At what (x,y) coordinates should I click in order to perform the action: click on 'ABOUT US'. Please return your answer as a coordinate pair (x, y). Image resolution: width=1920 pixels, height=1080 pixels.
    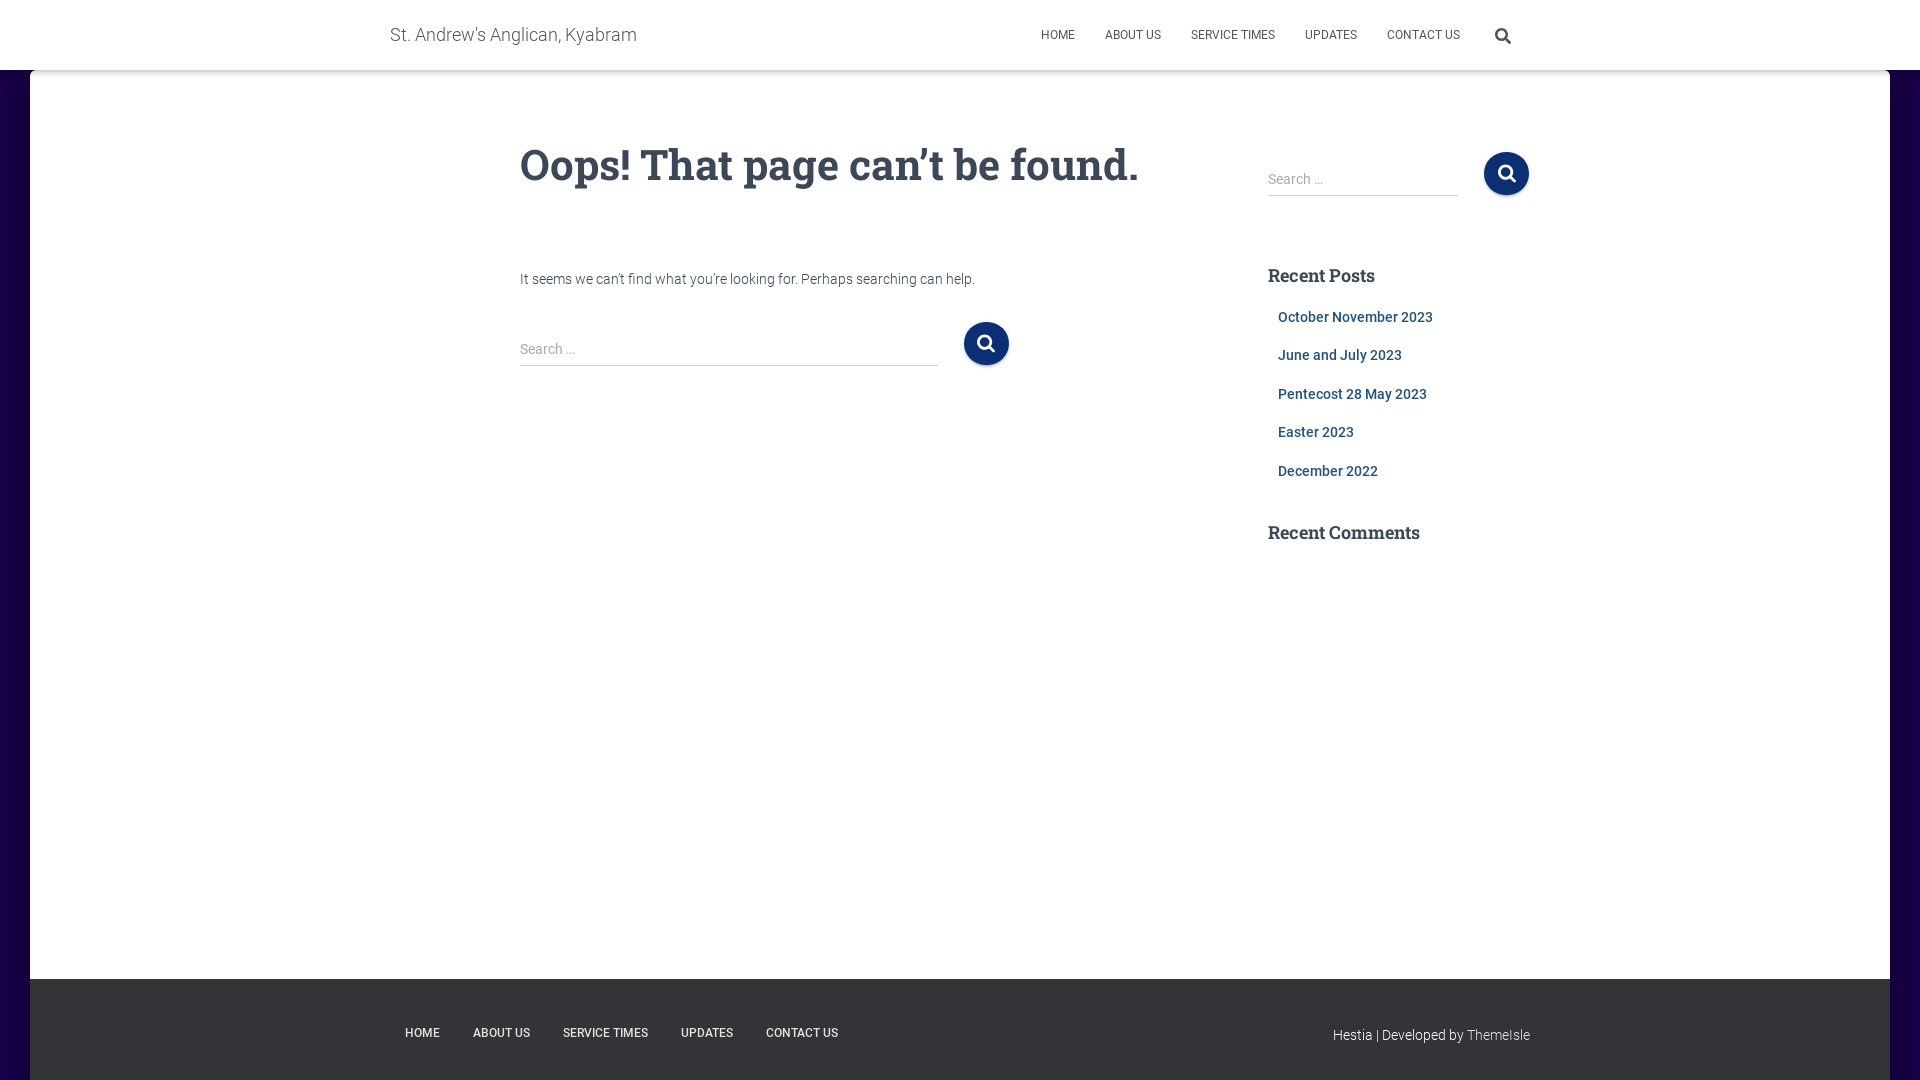
    Looking at the image, I should click on (1132, 34).